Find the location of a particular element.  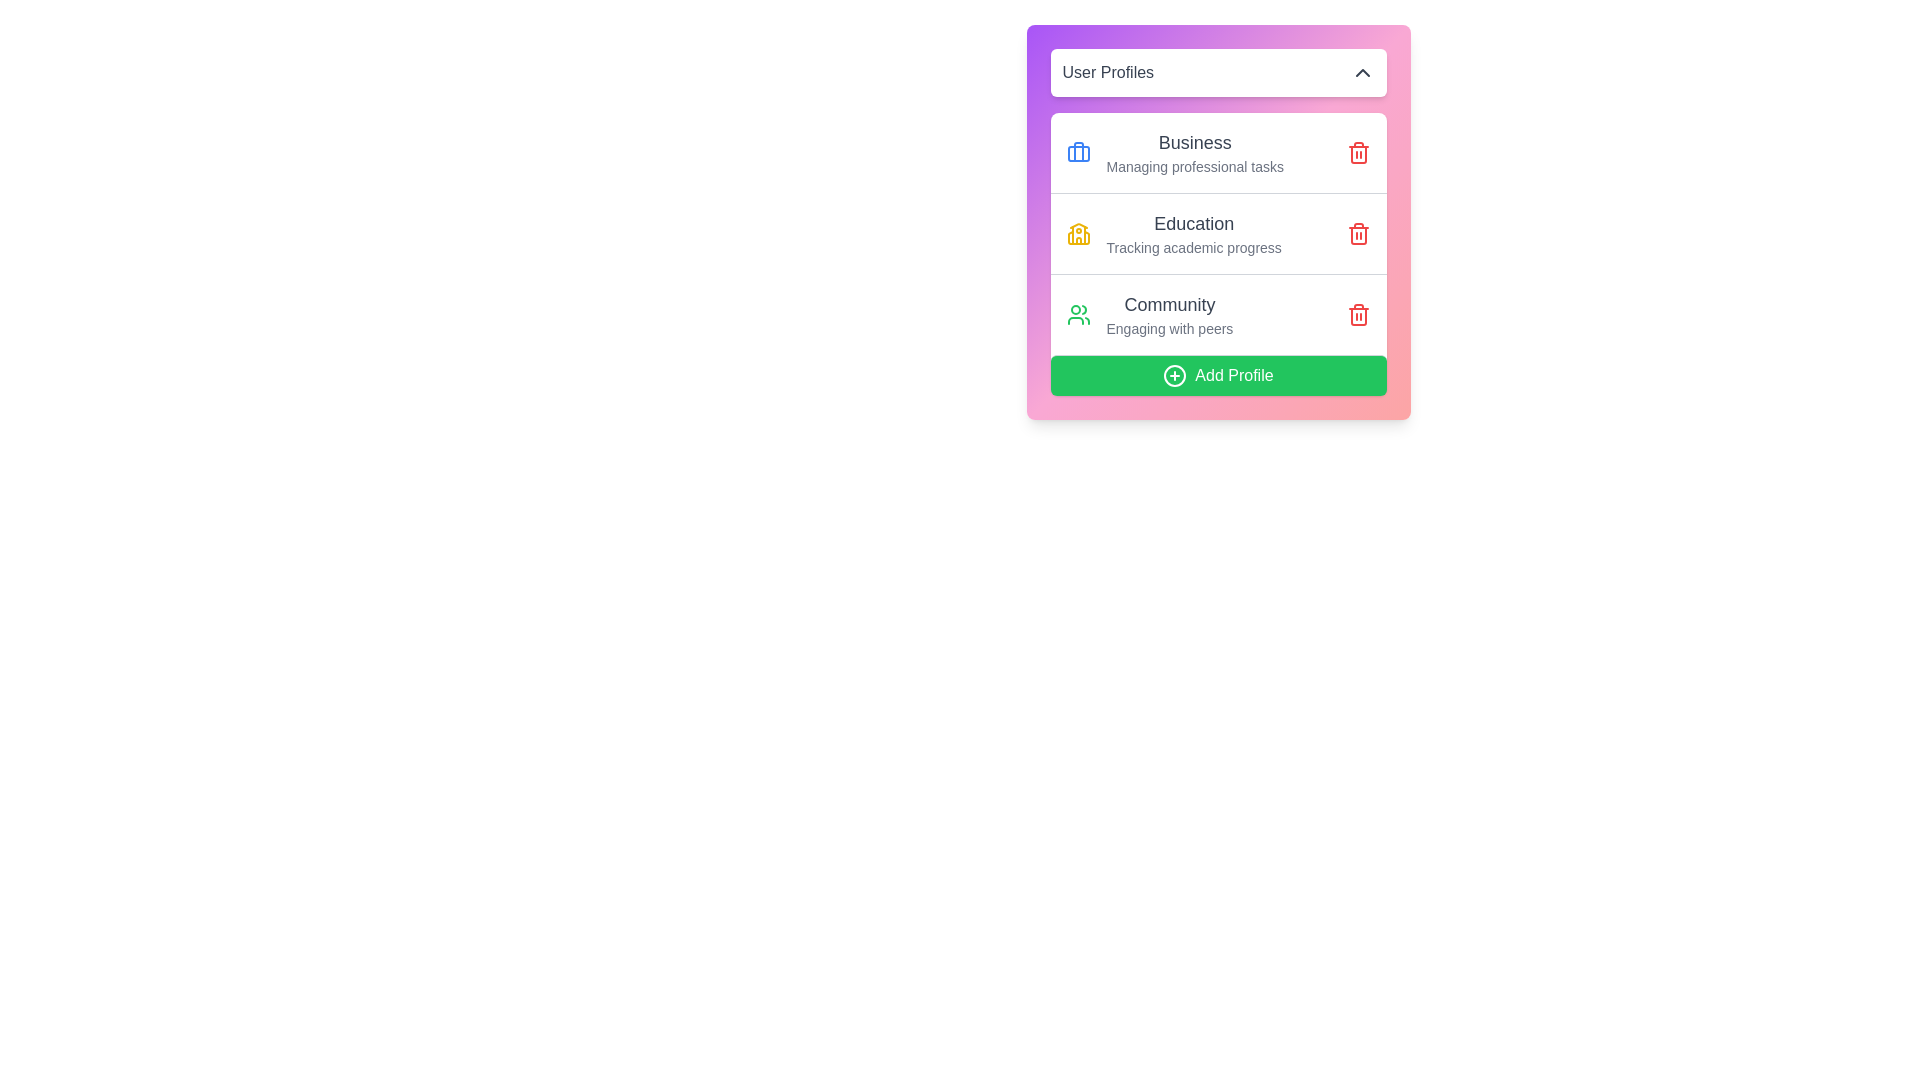

the 'Add Profile' button with a green background and white text, which is located at the bottom of the panel below the 'Community' section is located at coordinates (1217, 375).